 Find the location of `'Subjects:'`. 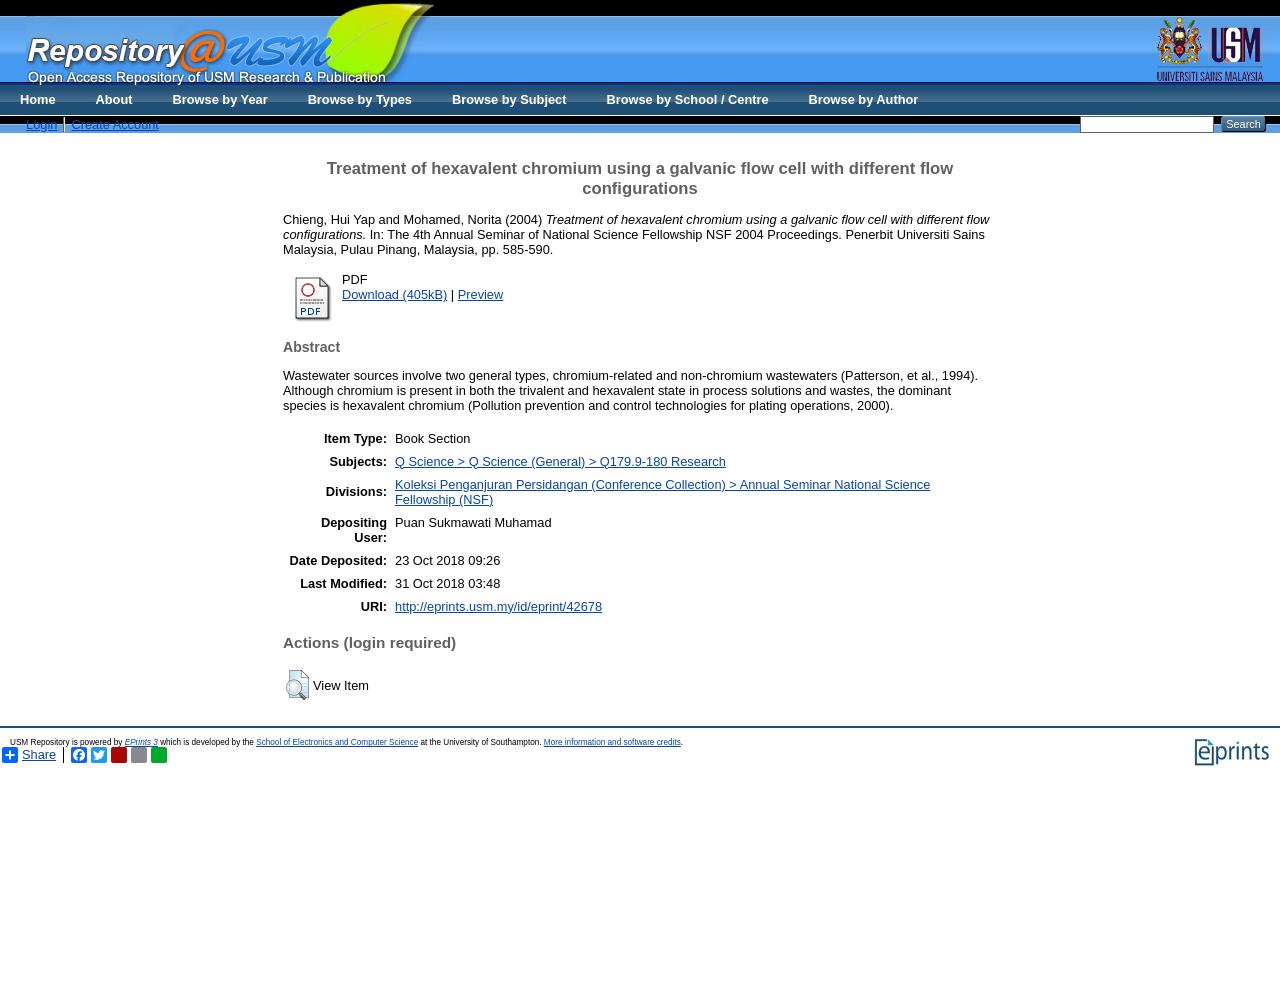

'Subjects:' is located at coordinates (358, 460).